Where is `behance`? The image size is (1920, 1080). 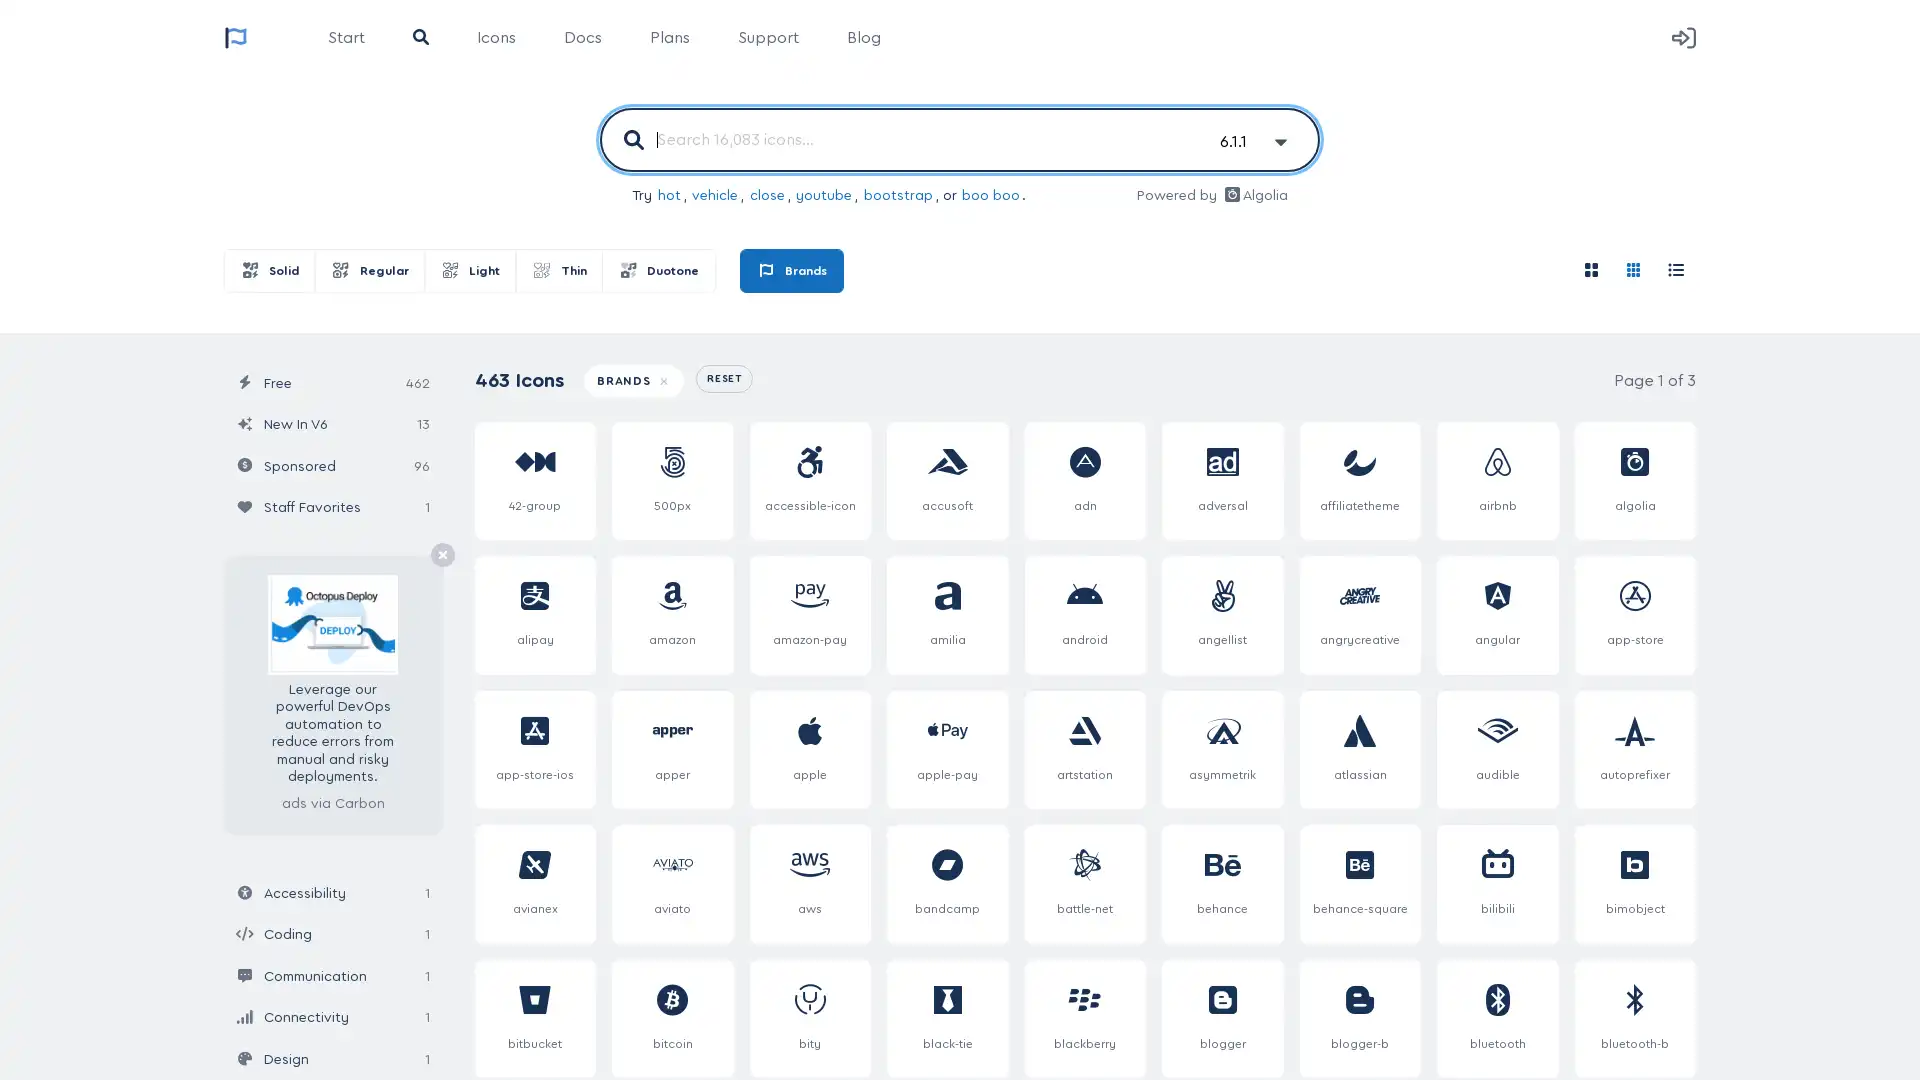 behance is located at coordinates (1221, 897).